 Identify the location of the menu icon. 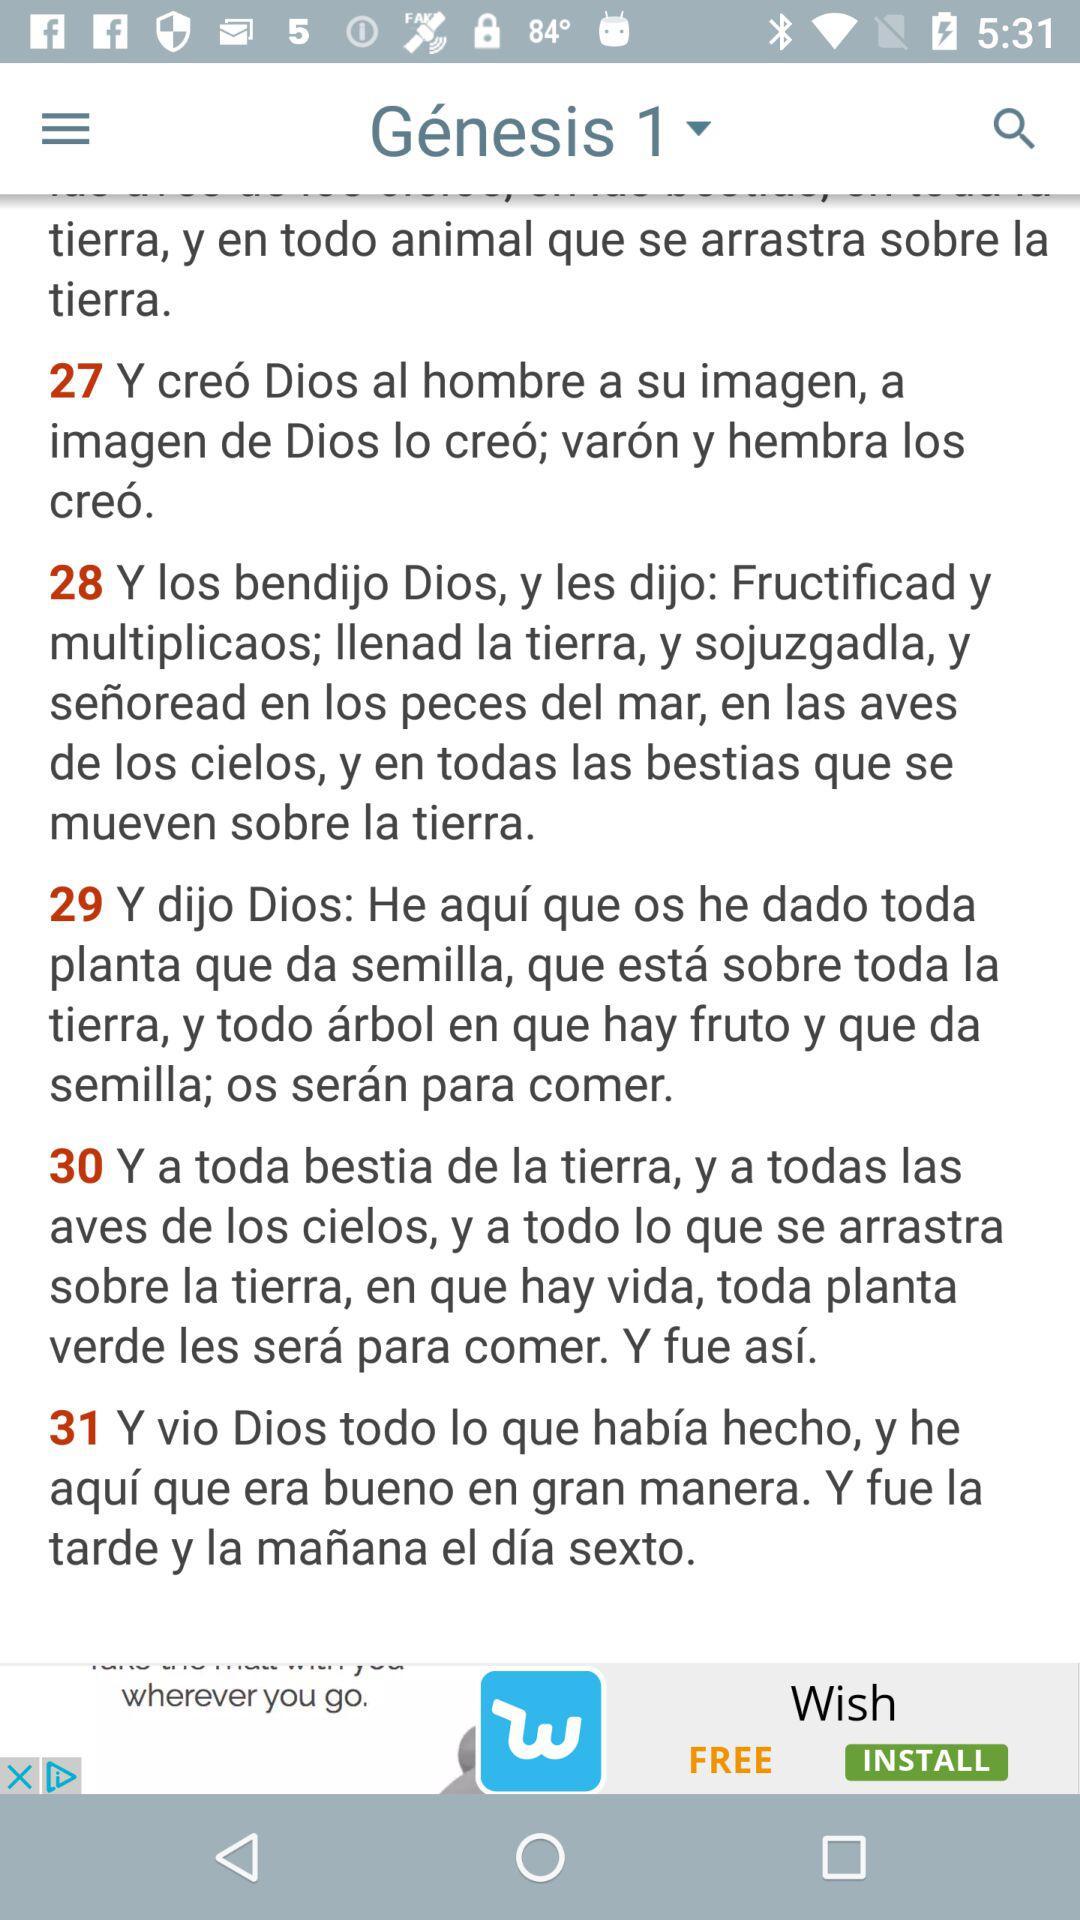
(64, 127).